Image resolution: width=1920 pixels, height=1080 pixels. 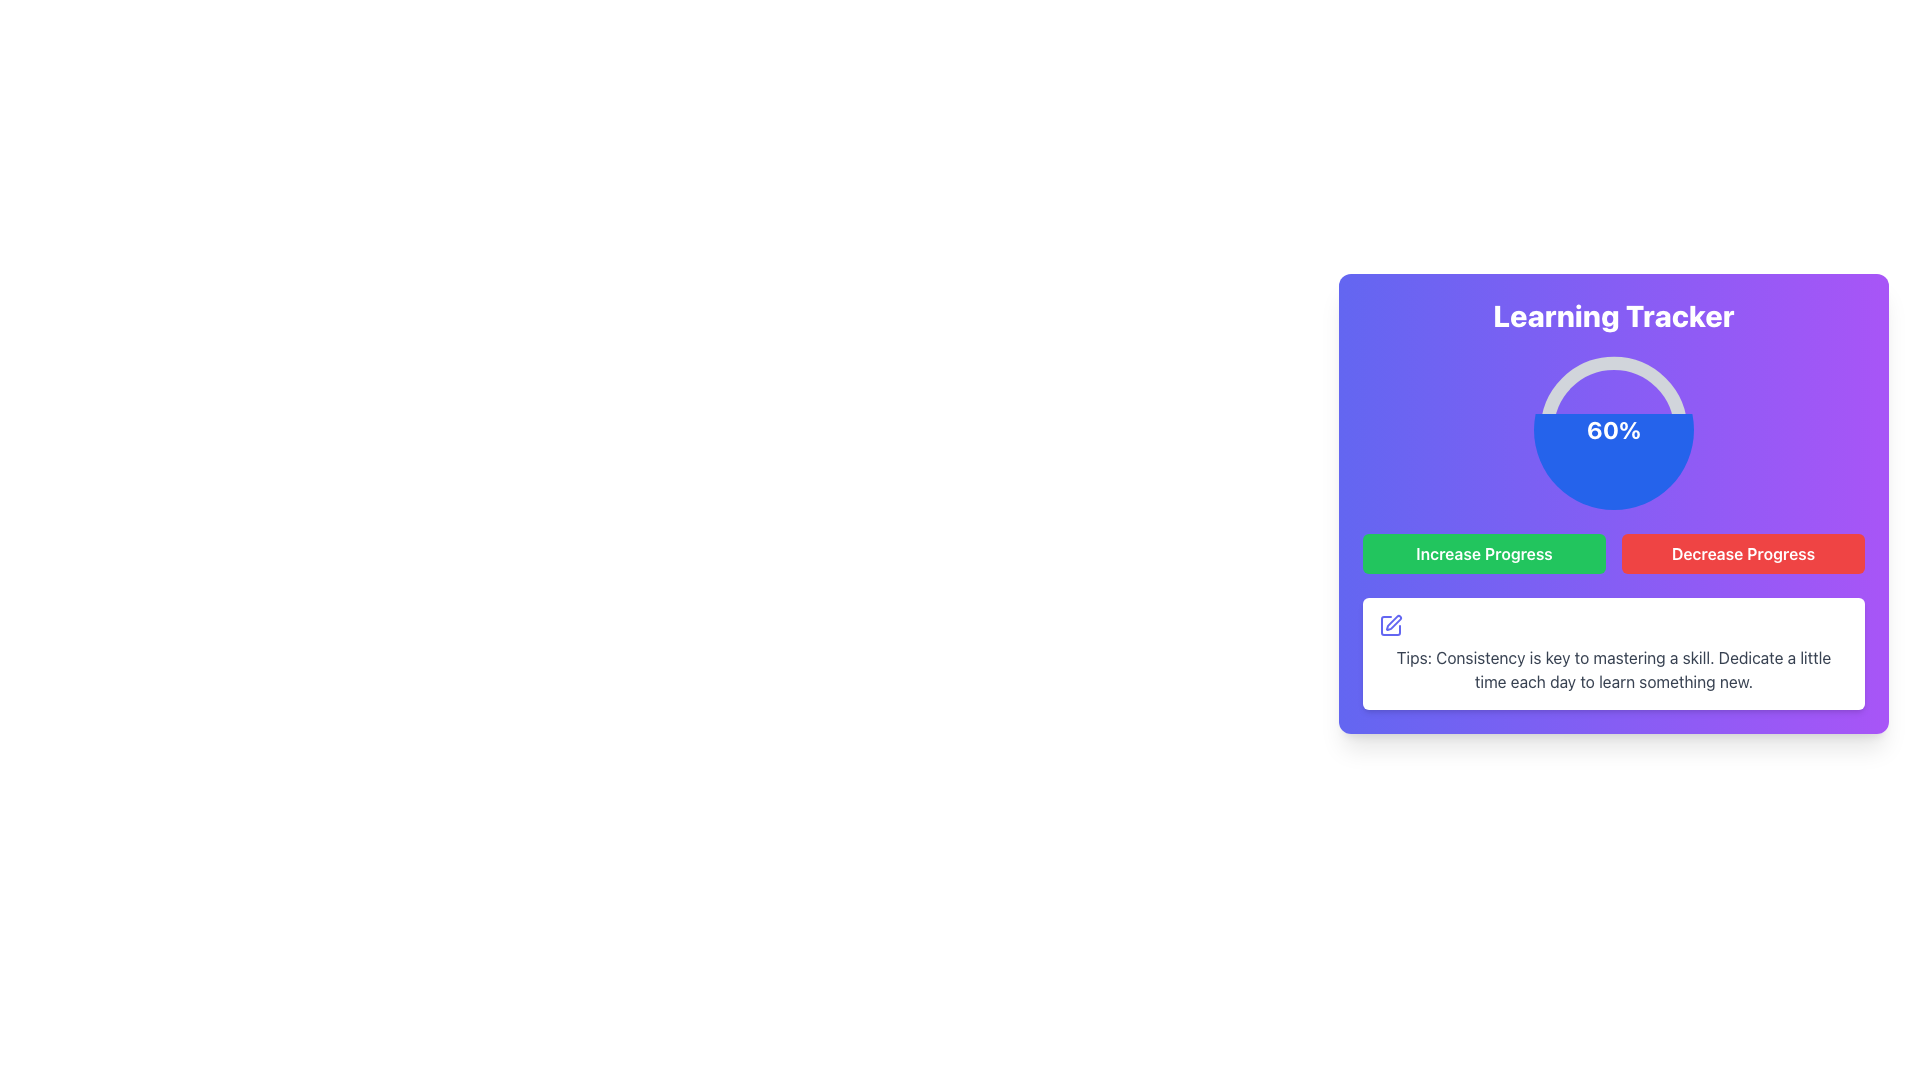 I want to click on informational static text emphasizing the importance of consistency in learning, located at the bottom section of the card beneath a blue circular progress bar, so click(x=1613, y=670).